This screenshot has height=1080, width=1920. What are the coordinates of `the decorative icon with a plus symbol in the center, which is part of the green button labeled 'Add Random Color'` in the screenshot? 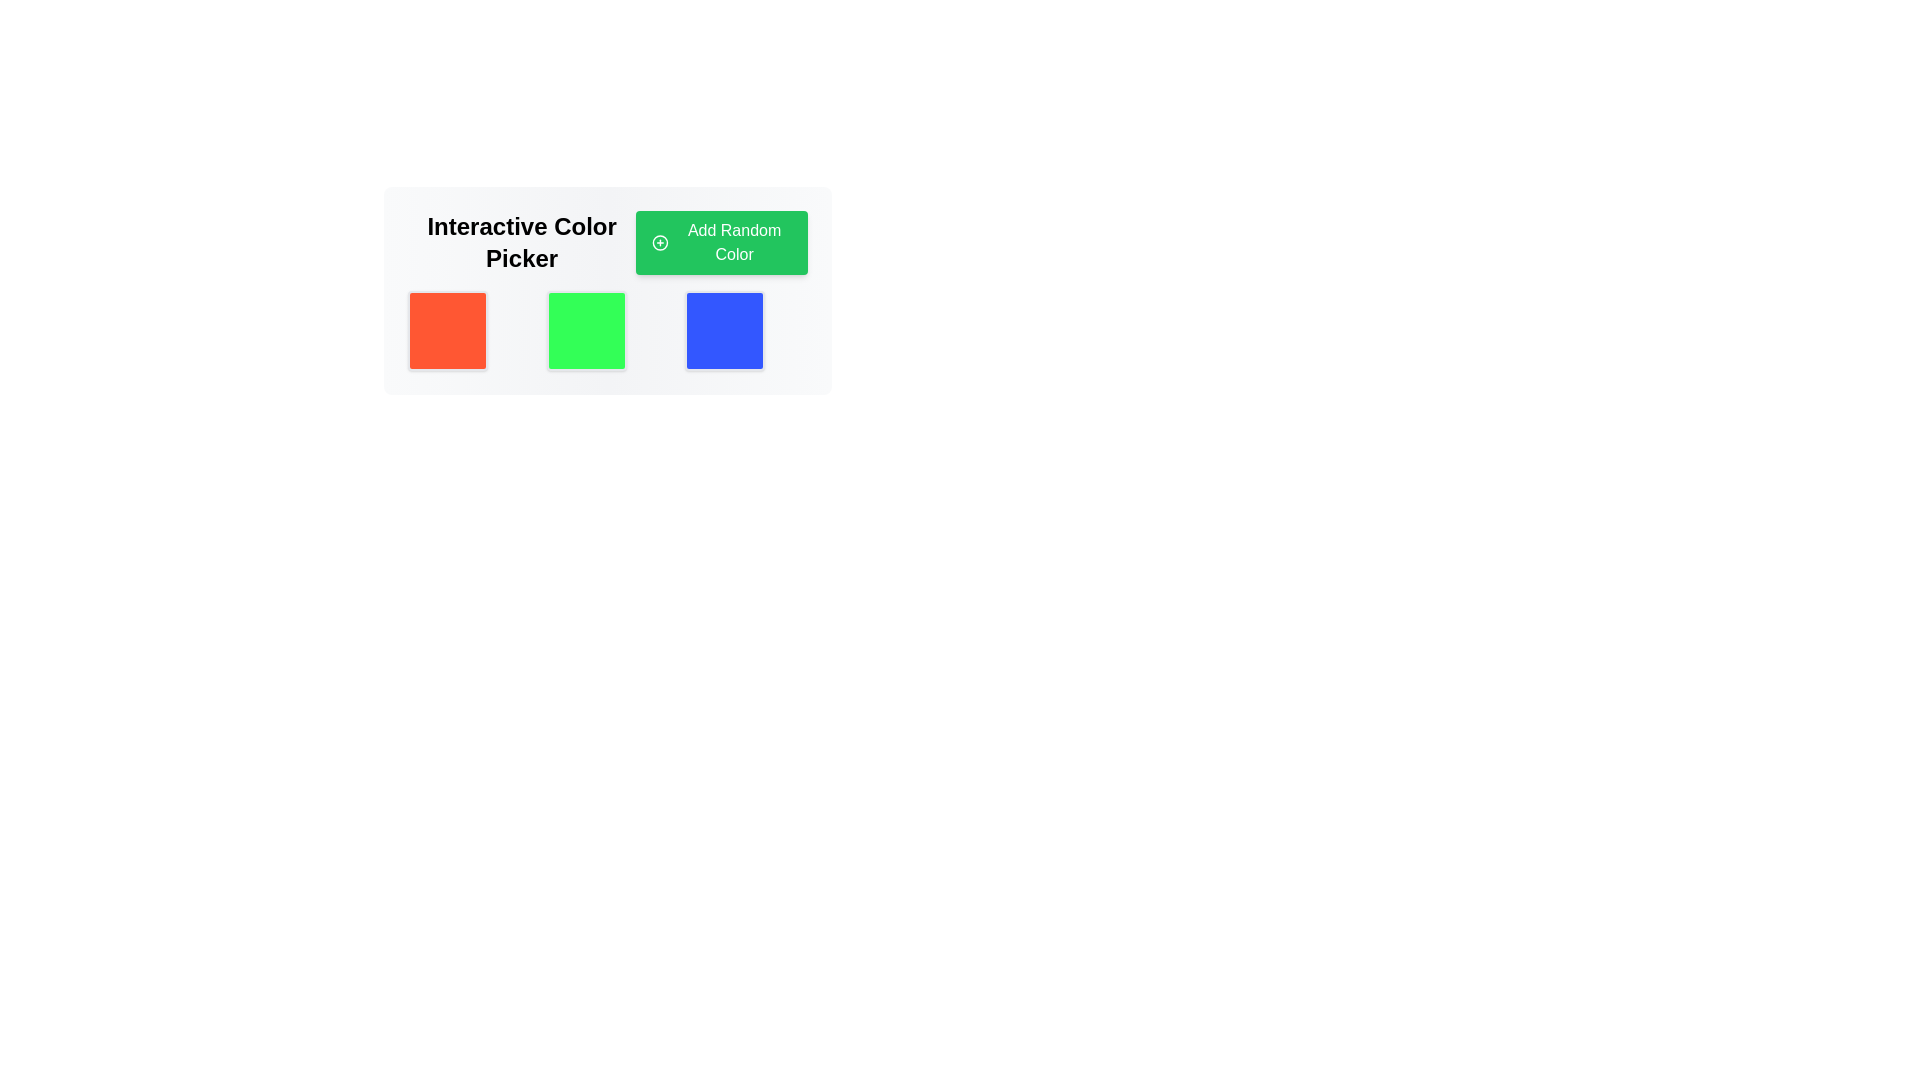 It's located at (660, 242).